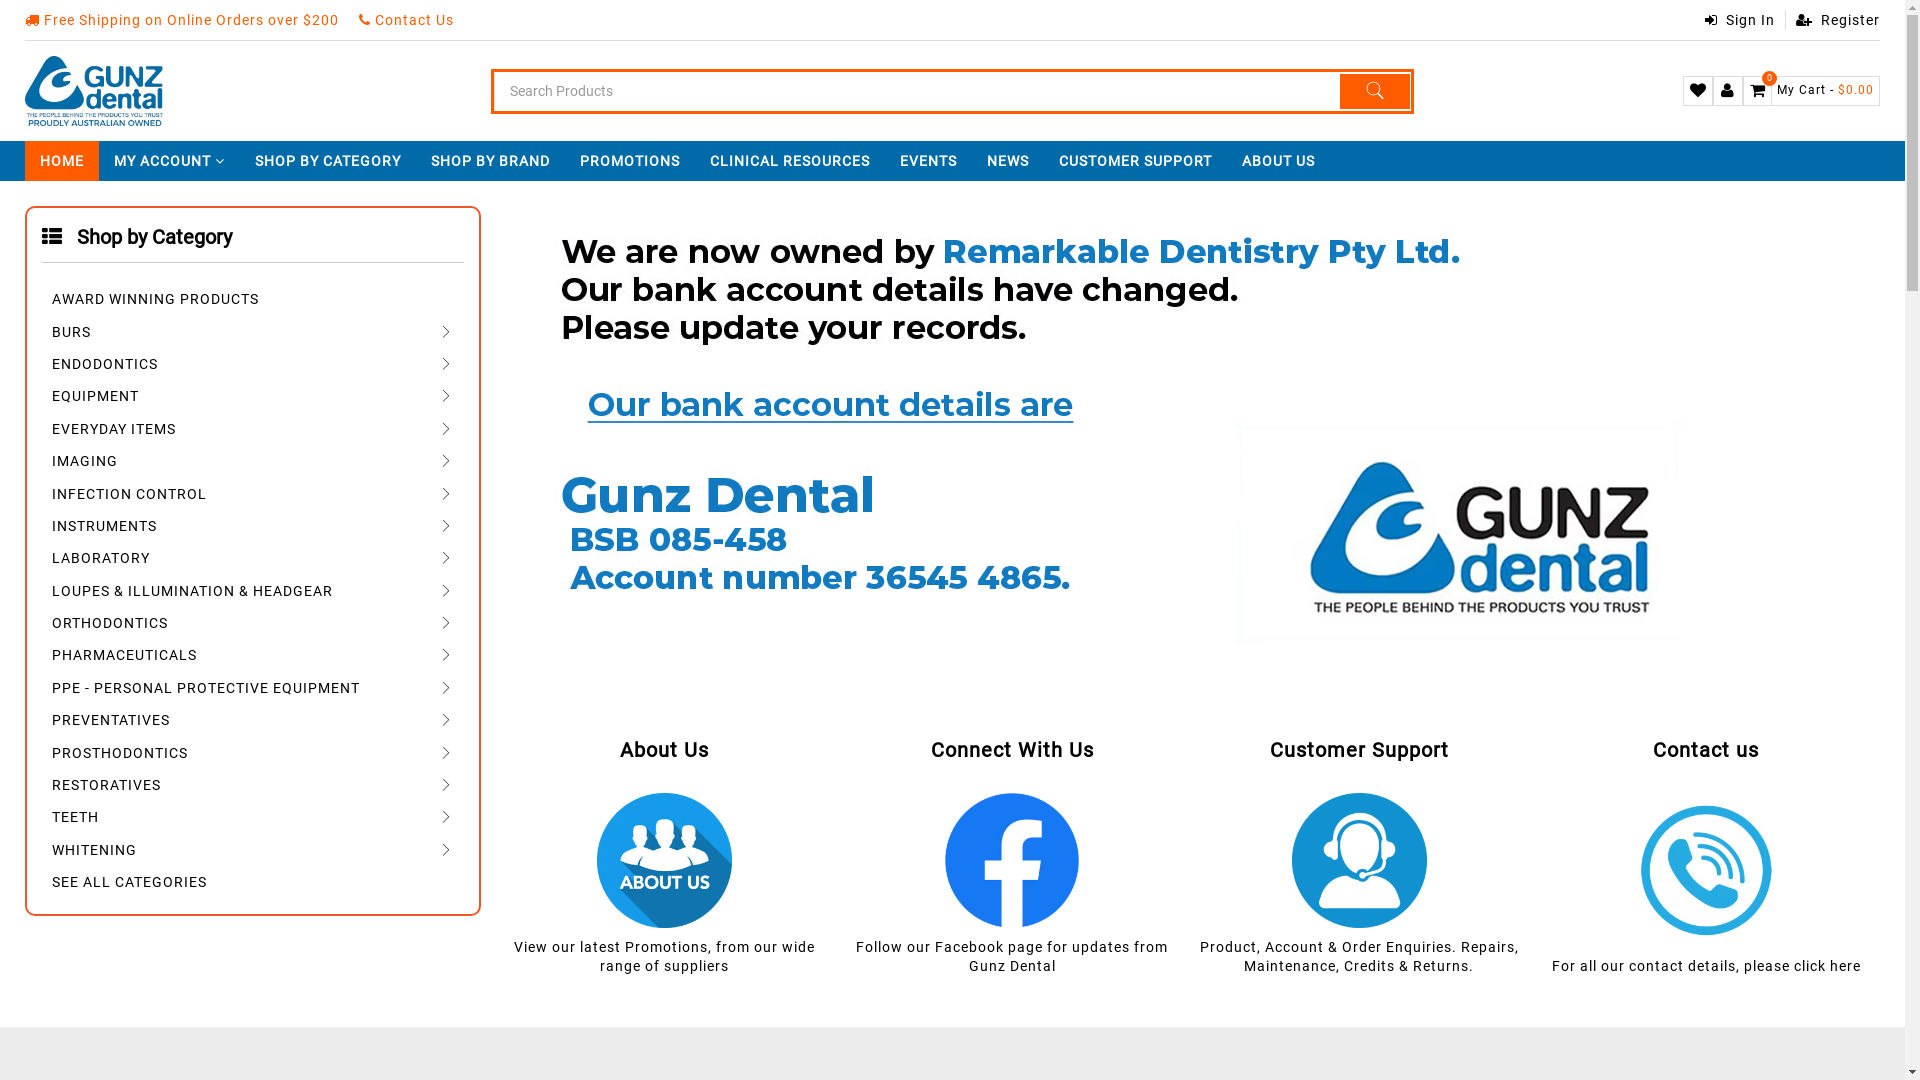  What do you see at coordinates (93, 91) in the screenshot?
I see `'Gunz Dental Australia'` at bounding box center [93, 91].